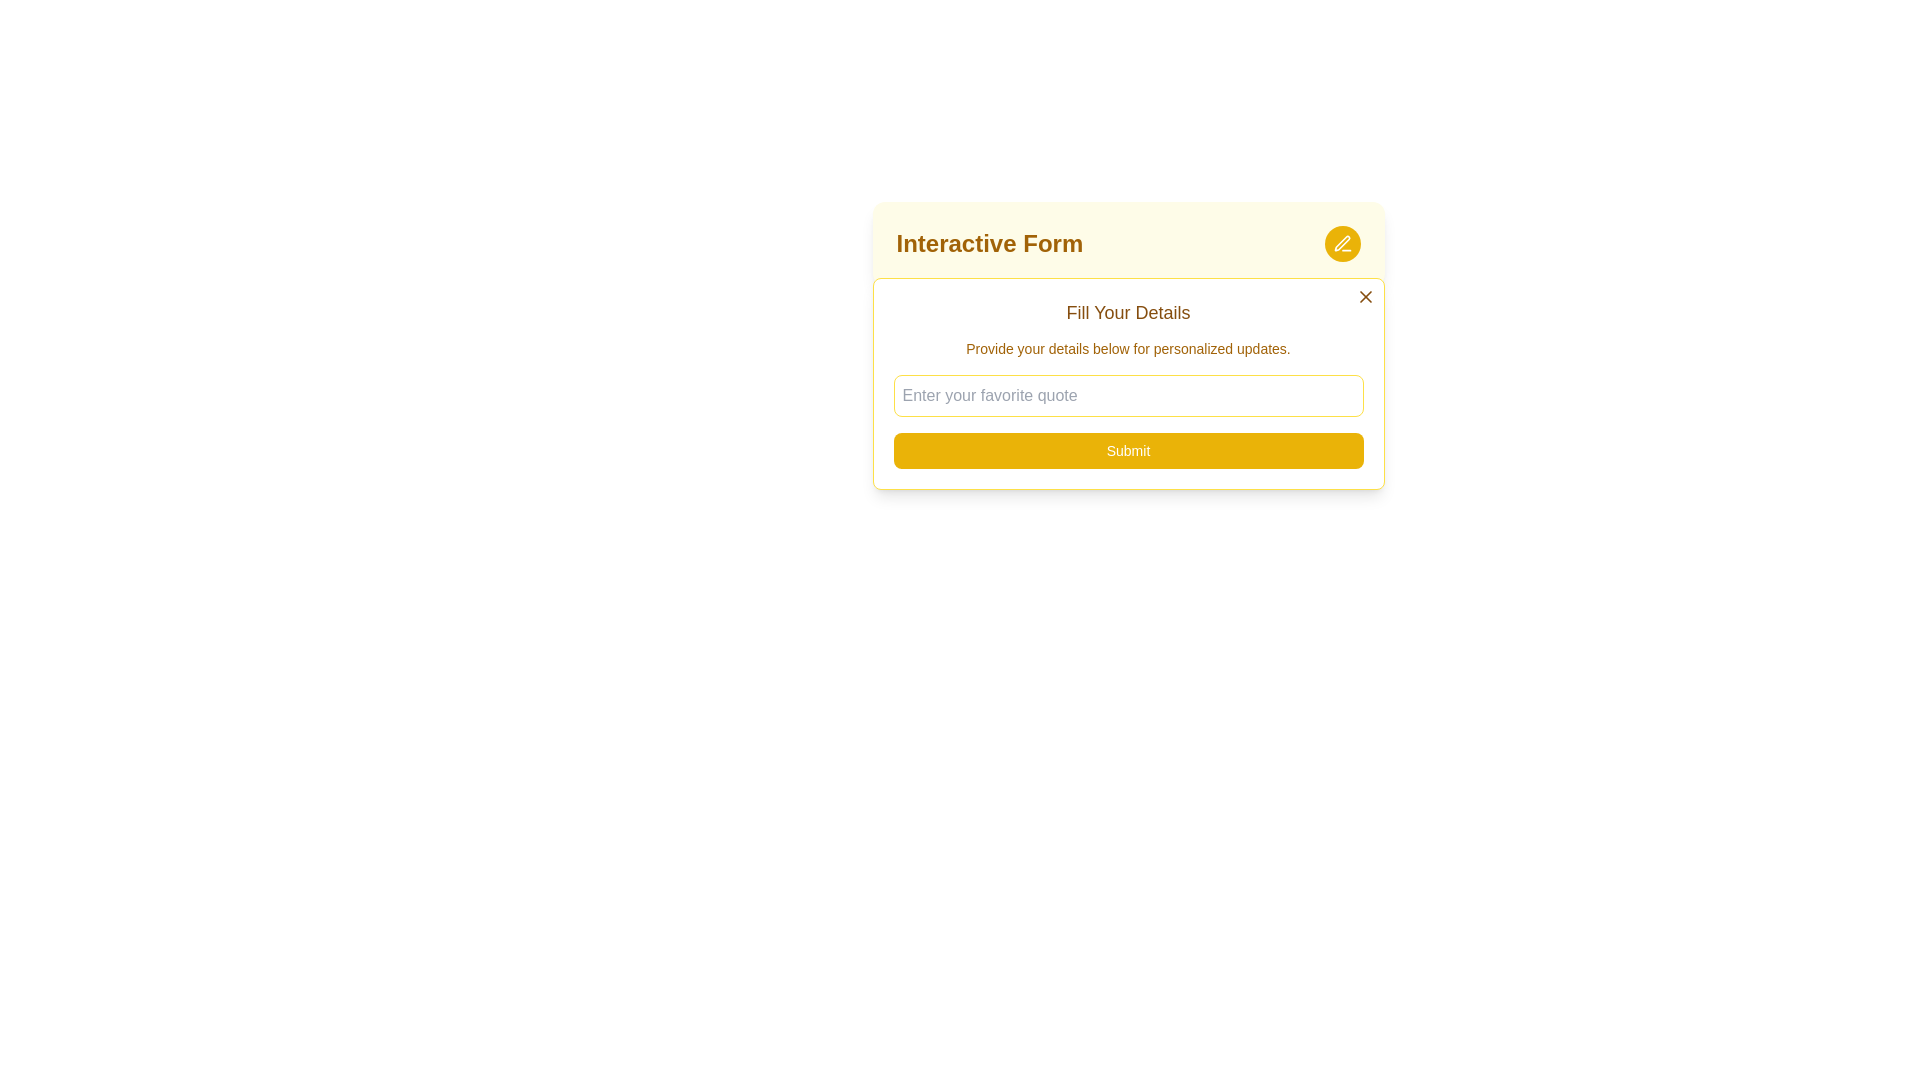  Describe the element at coordinates (1128, 420) in the screenshot. I see `the submit button located at the bottom section of the interactive form card to experience hover effects` at that location.